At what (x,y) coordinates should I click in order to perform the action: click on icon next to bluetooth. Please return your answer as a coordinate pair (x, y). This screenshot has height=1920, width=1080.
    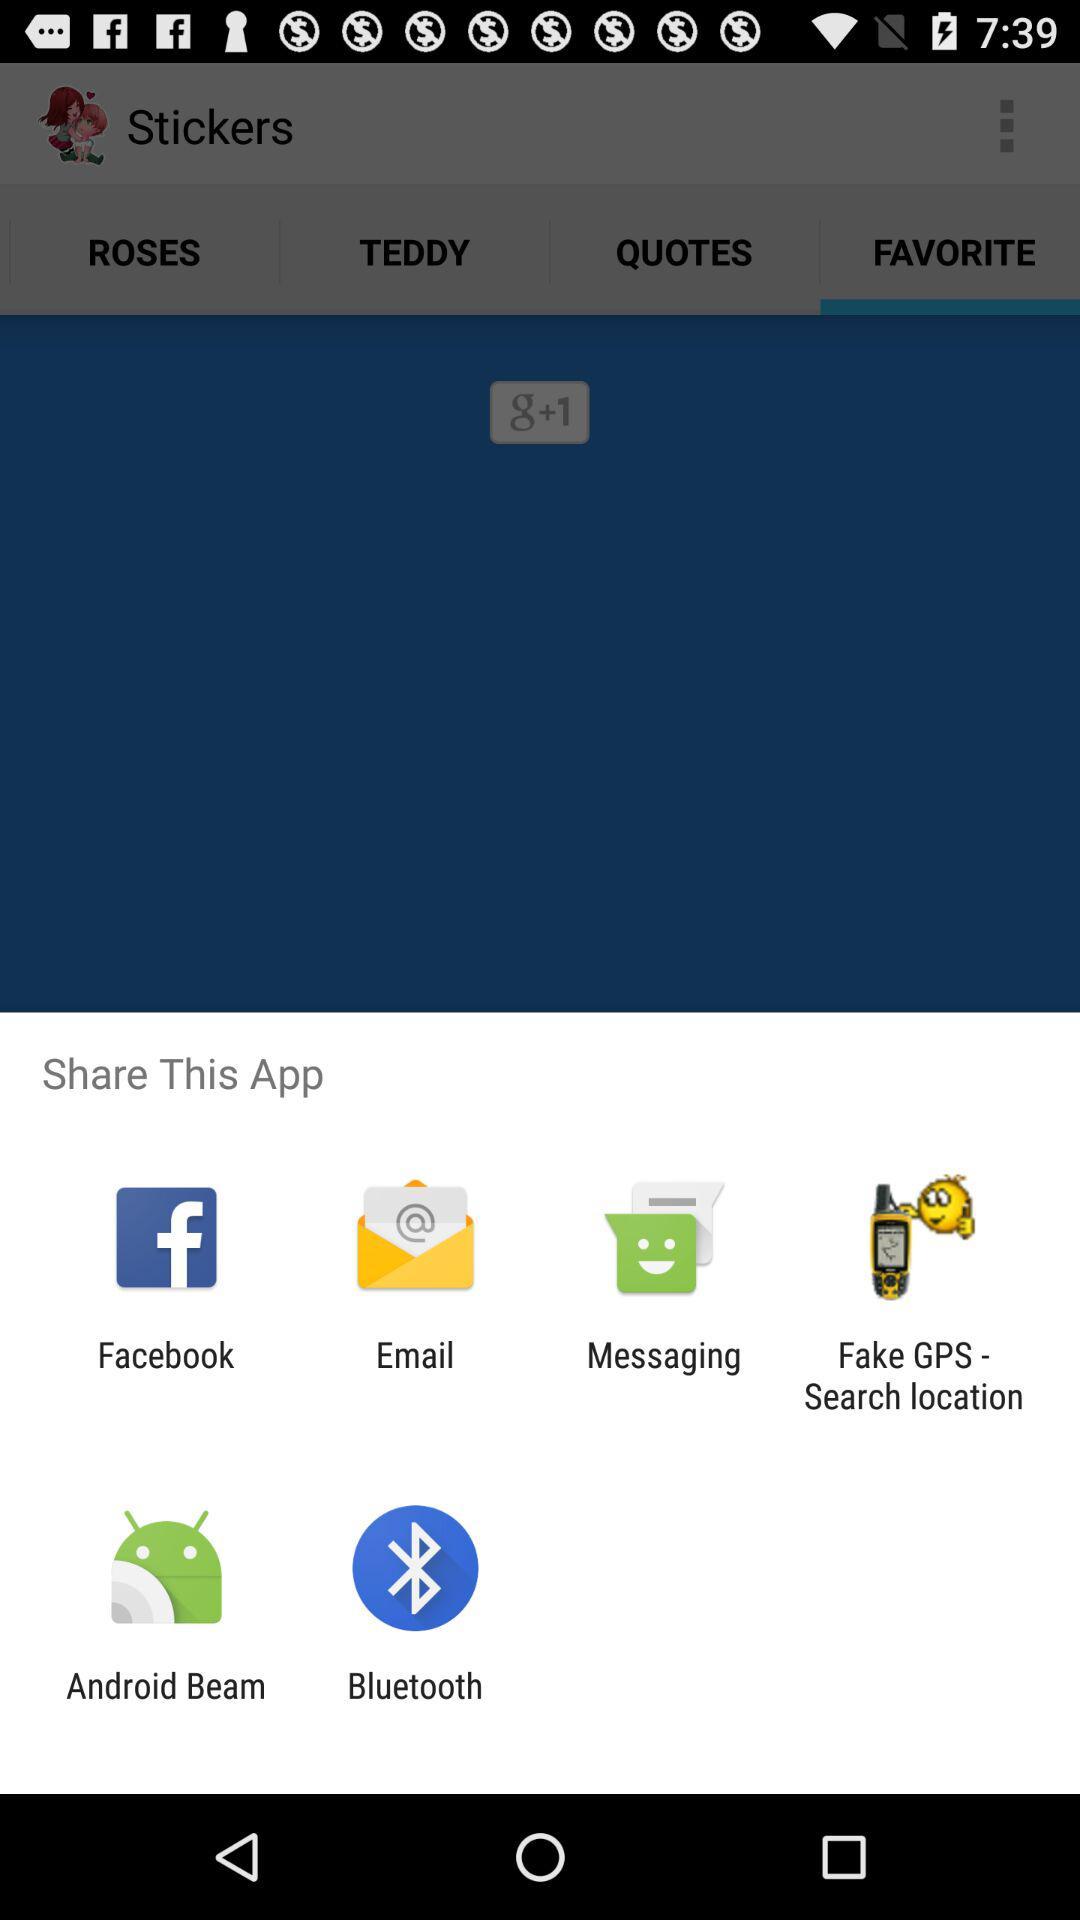
    Looking at the image, I should click on (165, 1705).